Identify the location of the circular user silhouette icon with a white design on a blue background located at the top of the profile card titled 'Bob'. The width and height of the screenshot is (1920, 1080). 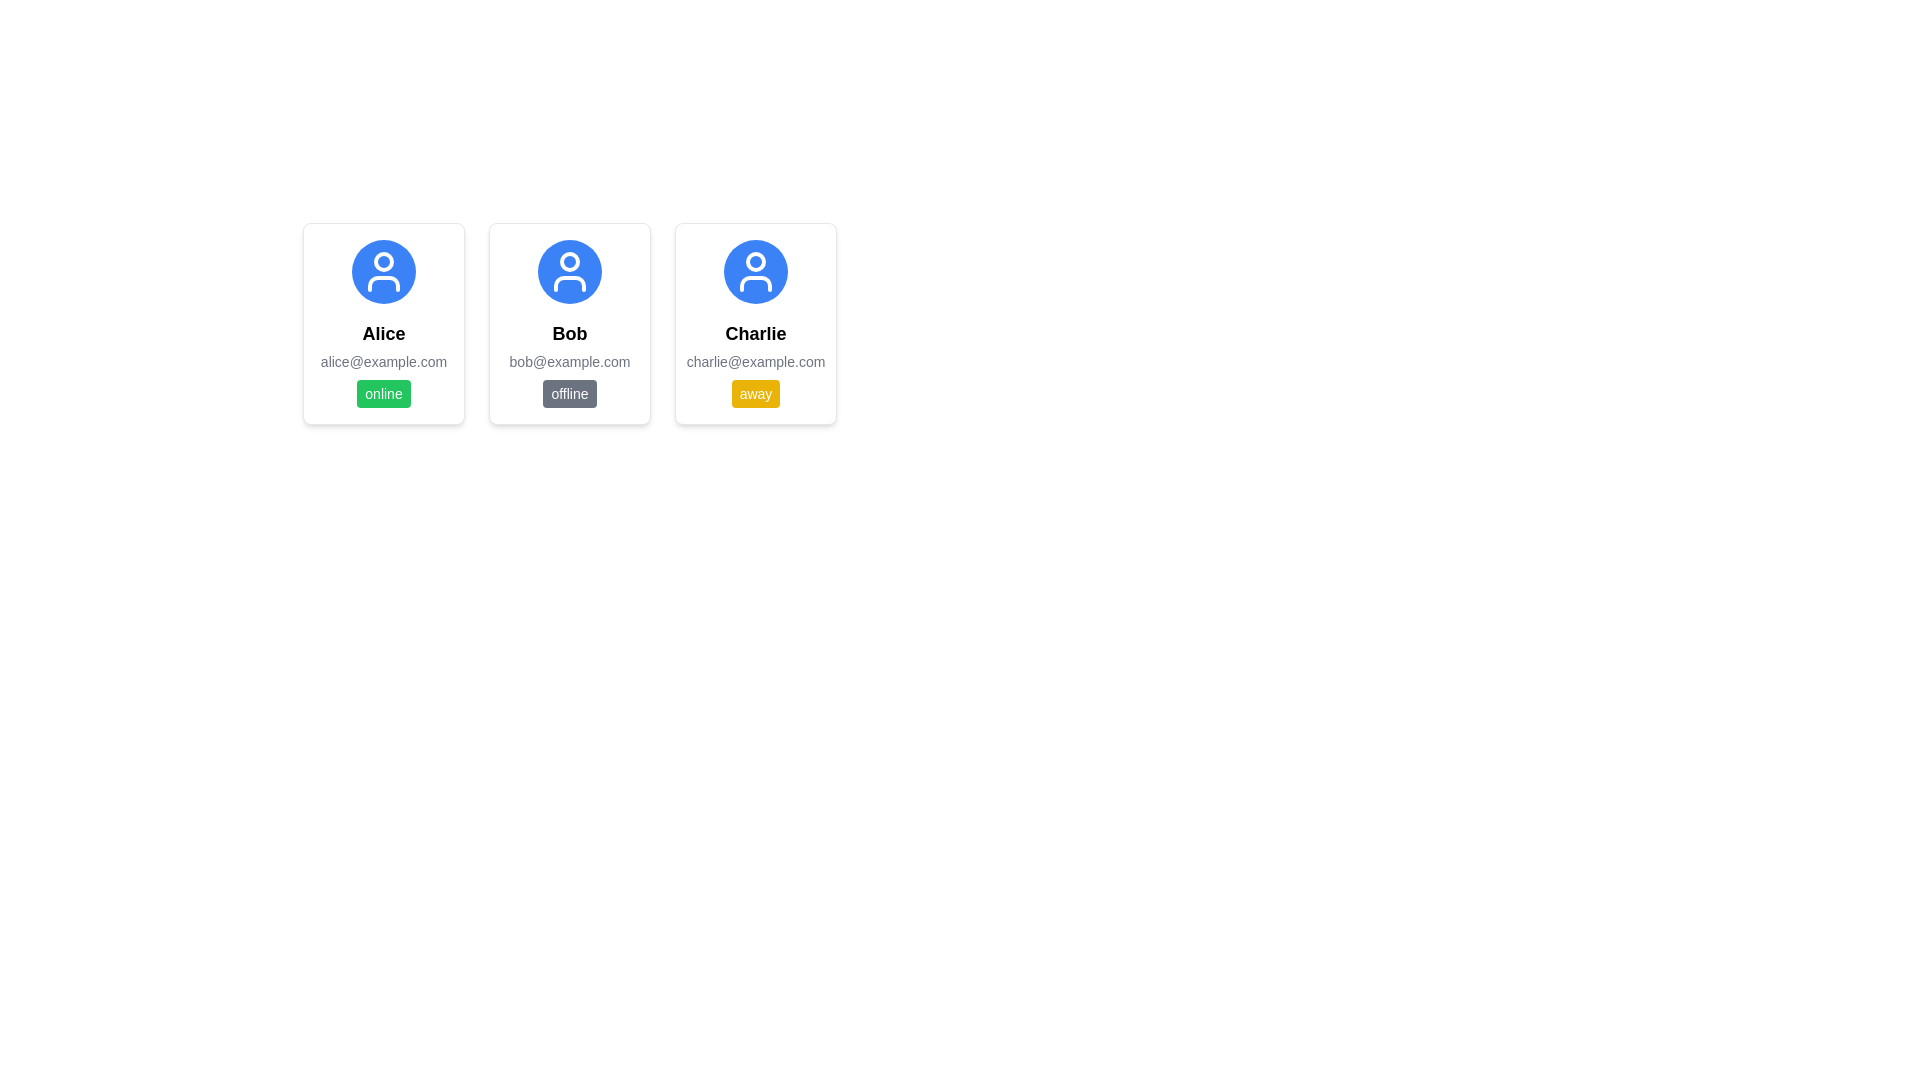
(569, 272).